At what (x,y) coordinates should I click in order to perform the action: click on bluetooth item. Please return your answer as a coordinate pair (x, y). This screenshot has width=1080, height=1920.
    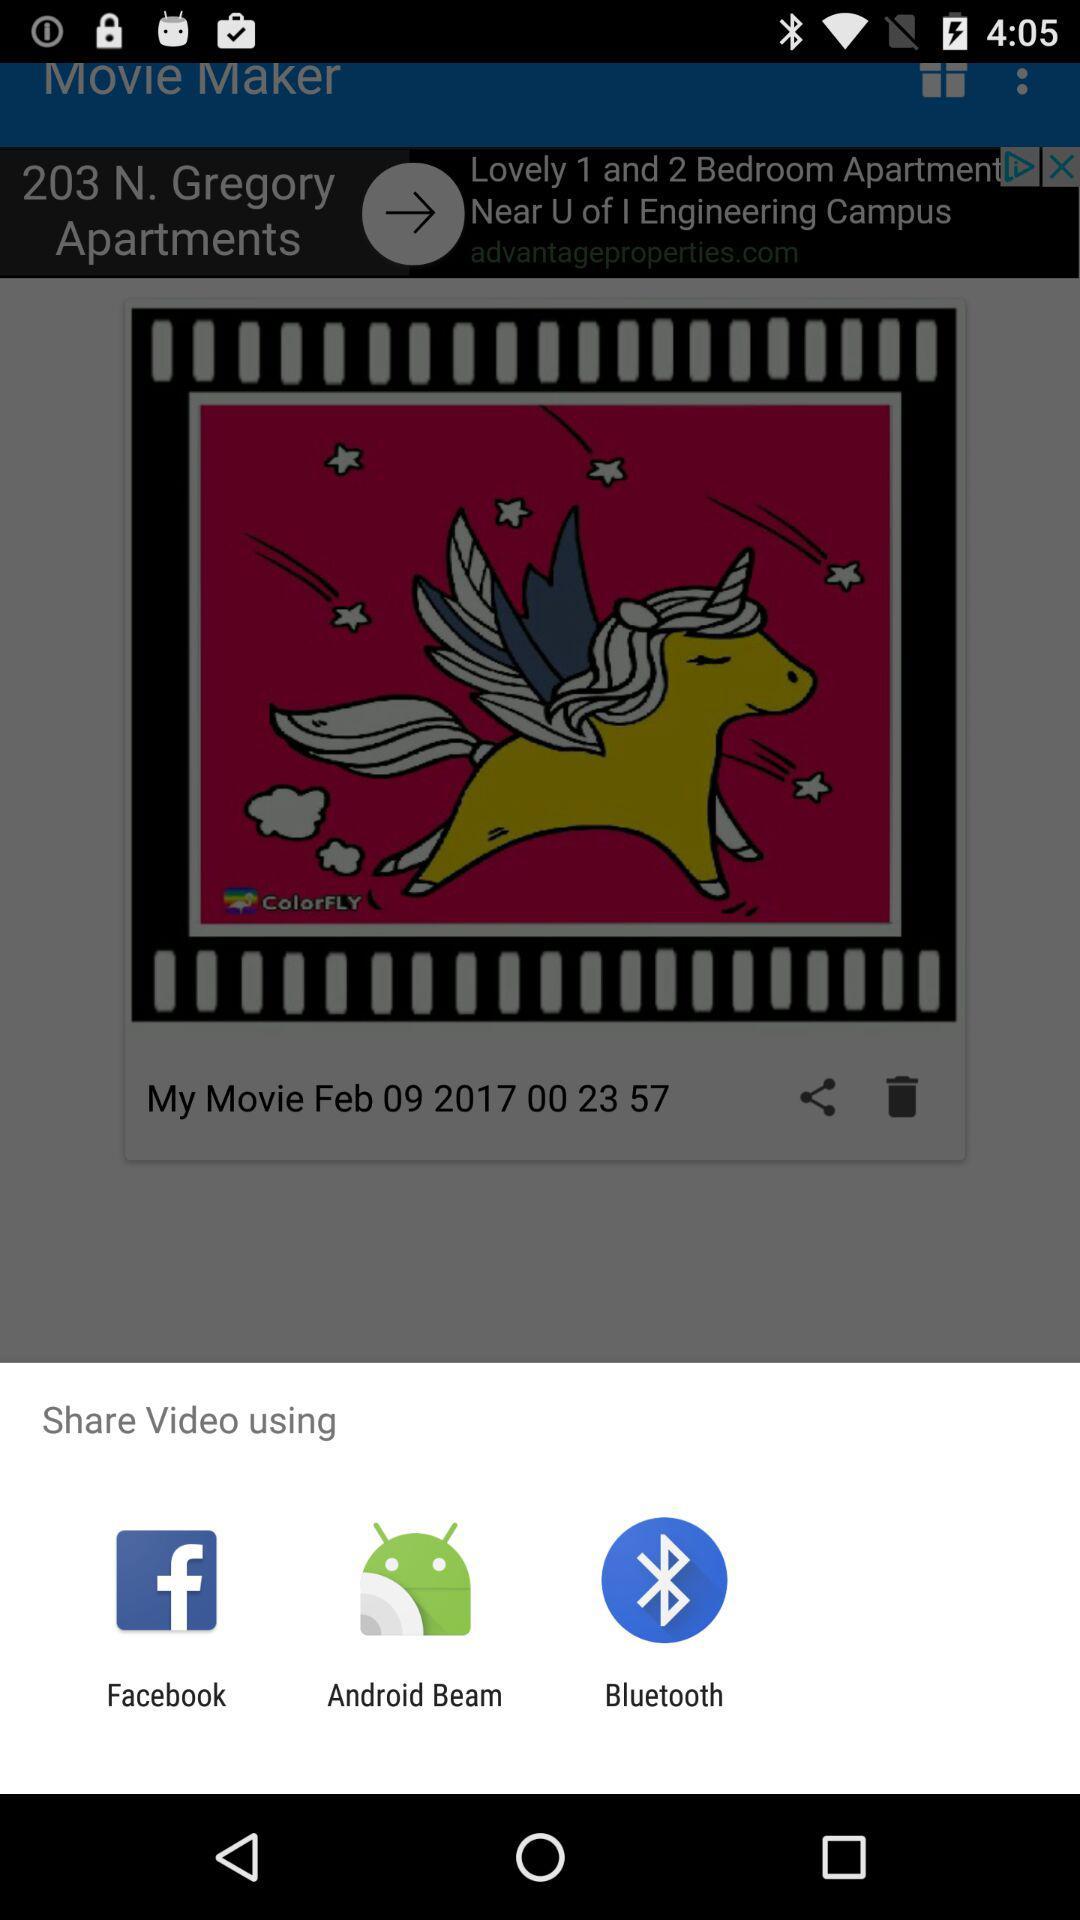
    Looking at the image, I should click on (664, 1711).